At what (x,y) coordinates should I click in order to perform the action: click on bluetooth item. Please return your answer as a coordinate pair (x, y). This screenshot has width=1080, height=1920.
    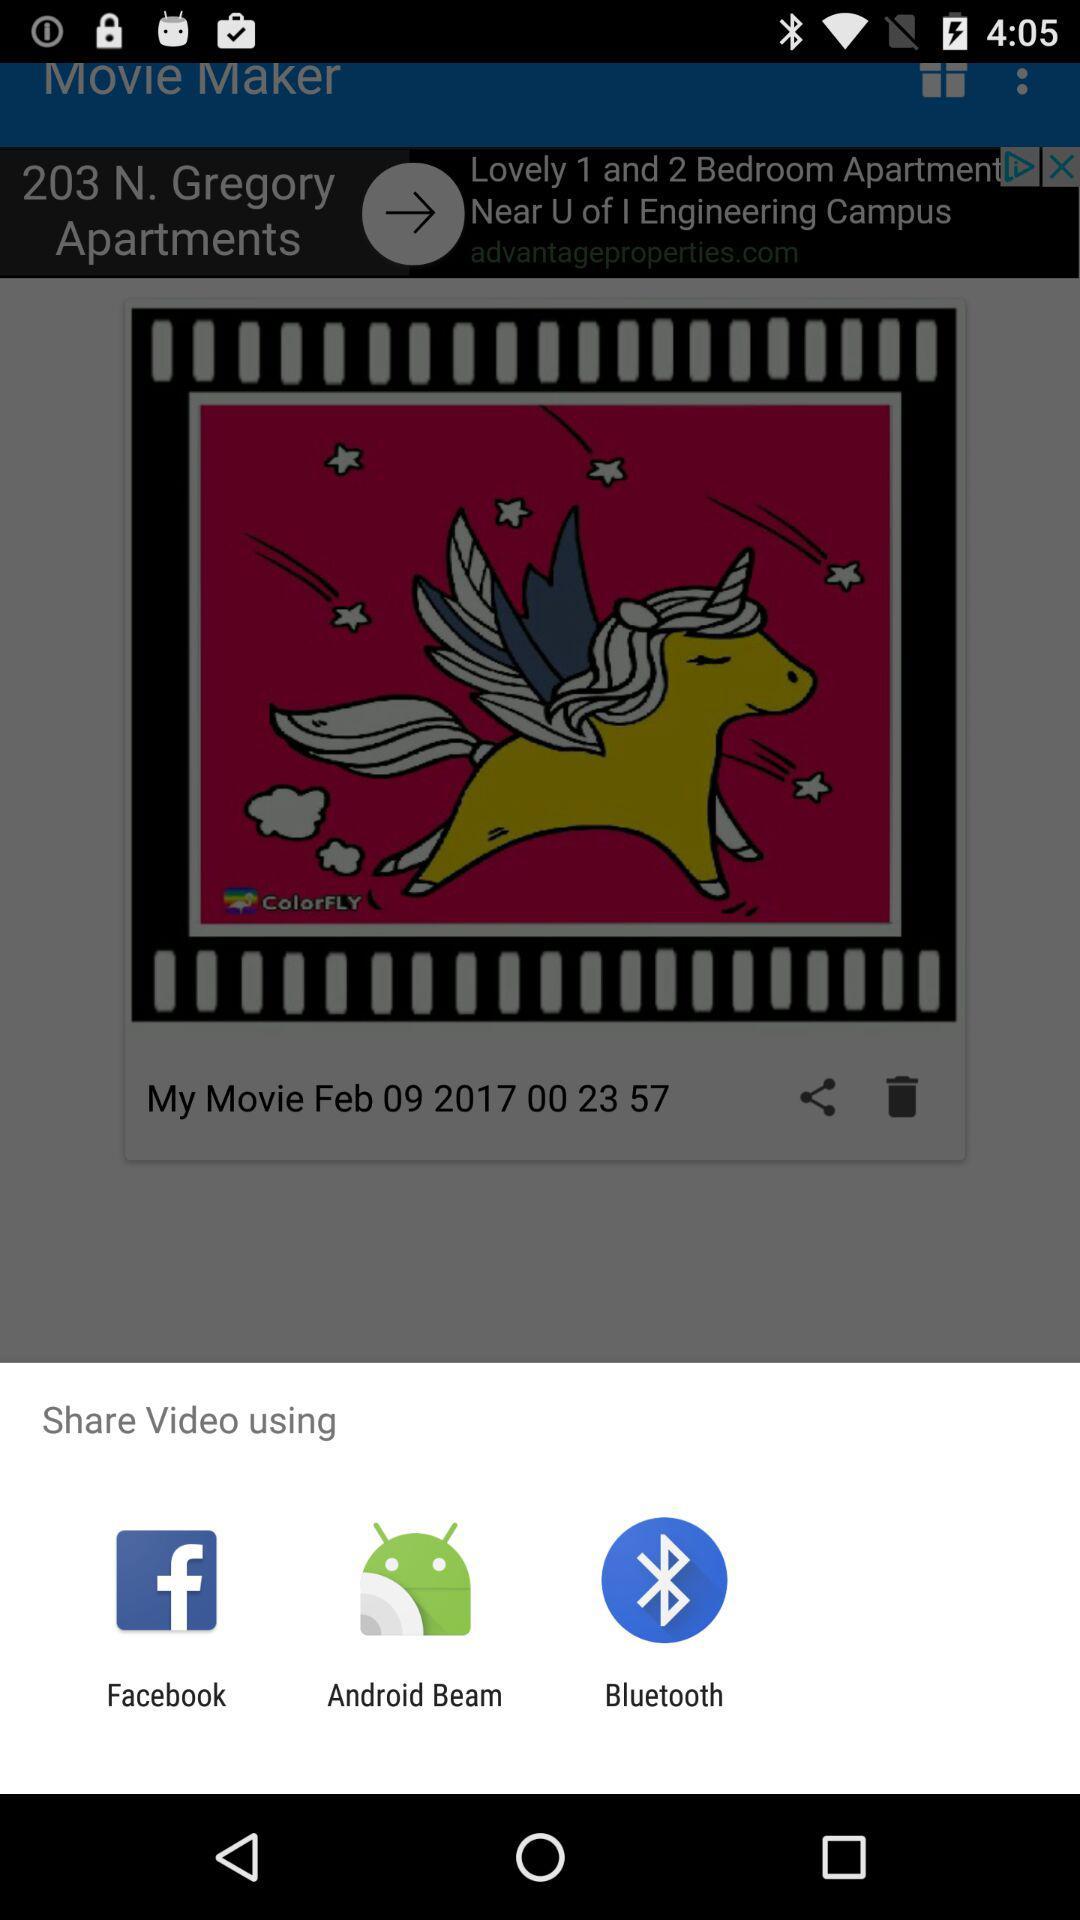
    Looking at the image, I should click on (664, 1711).